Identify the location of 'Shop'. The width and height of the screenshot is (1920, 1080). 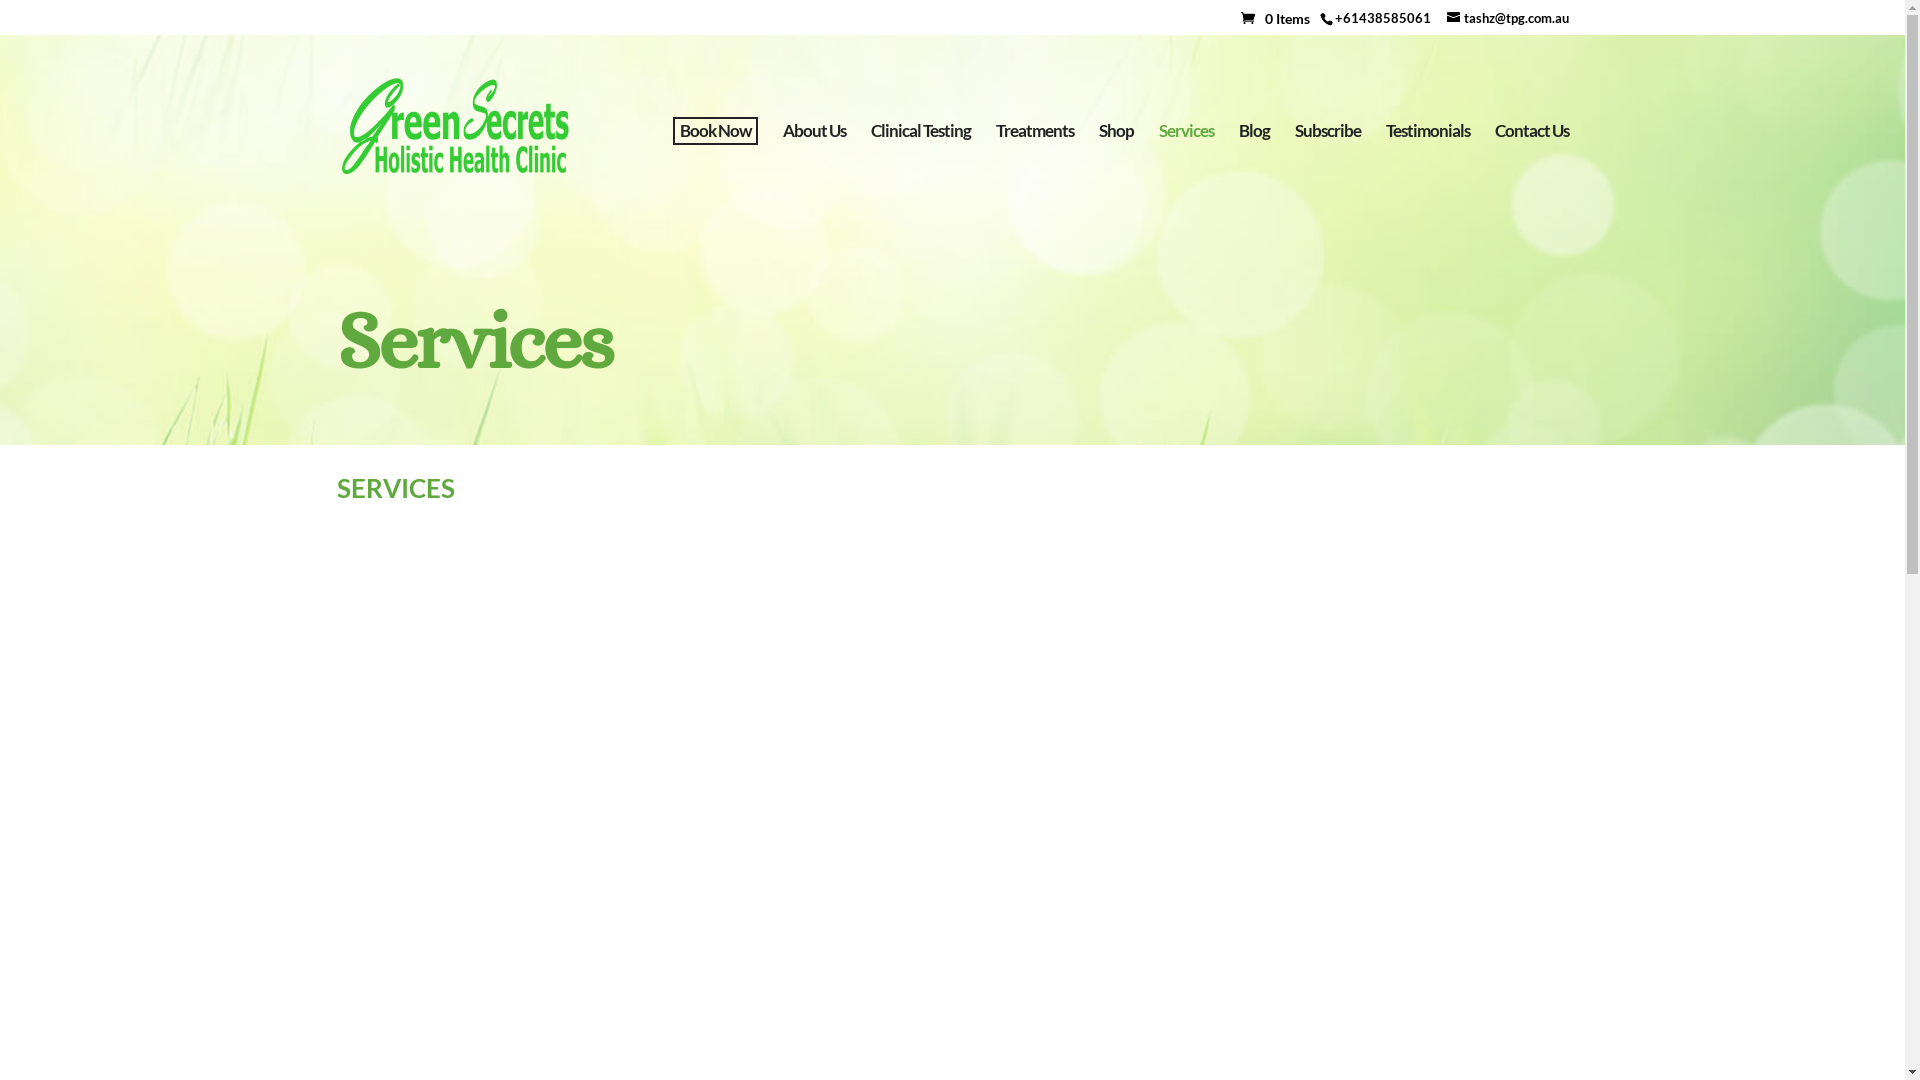
(1114, 171).